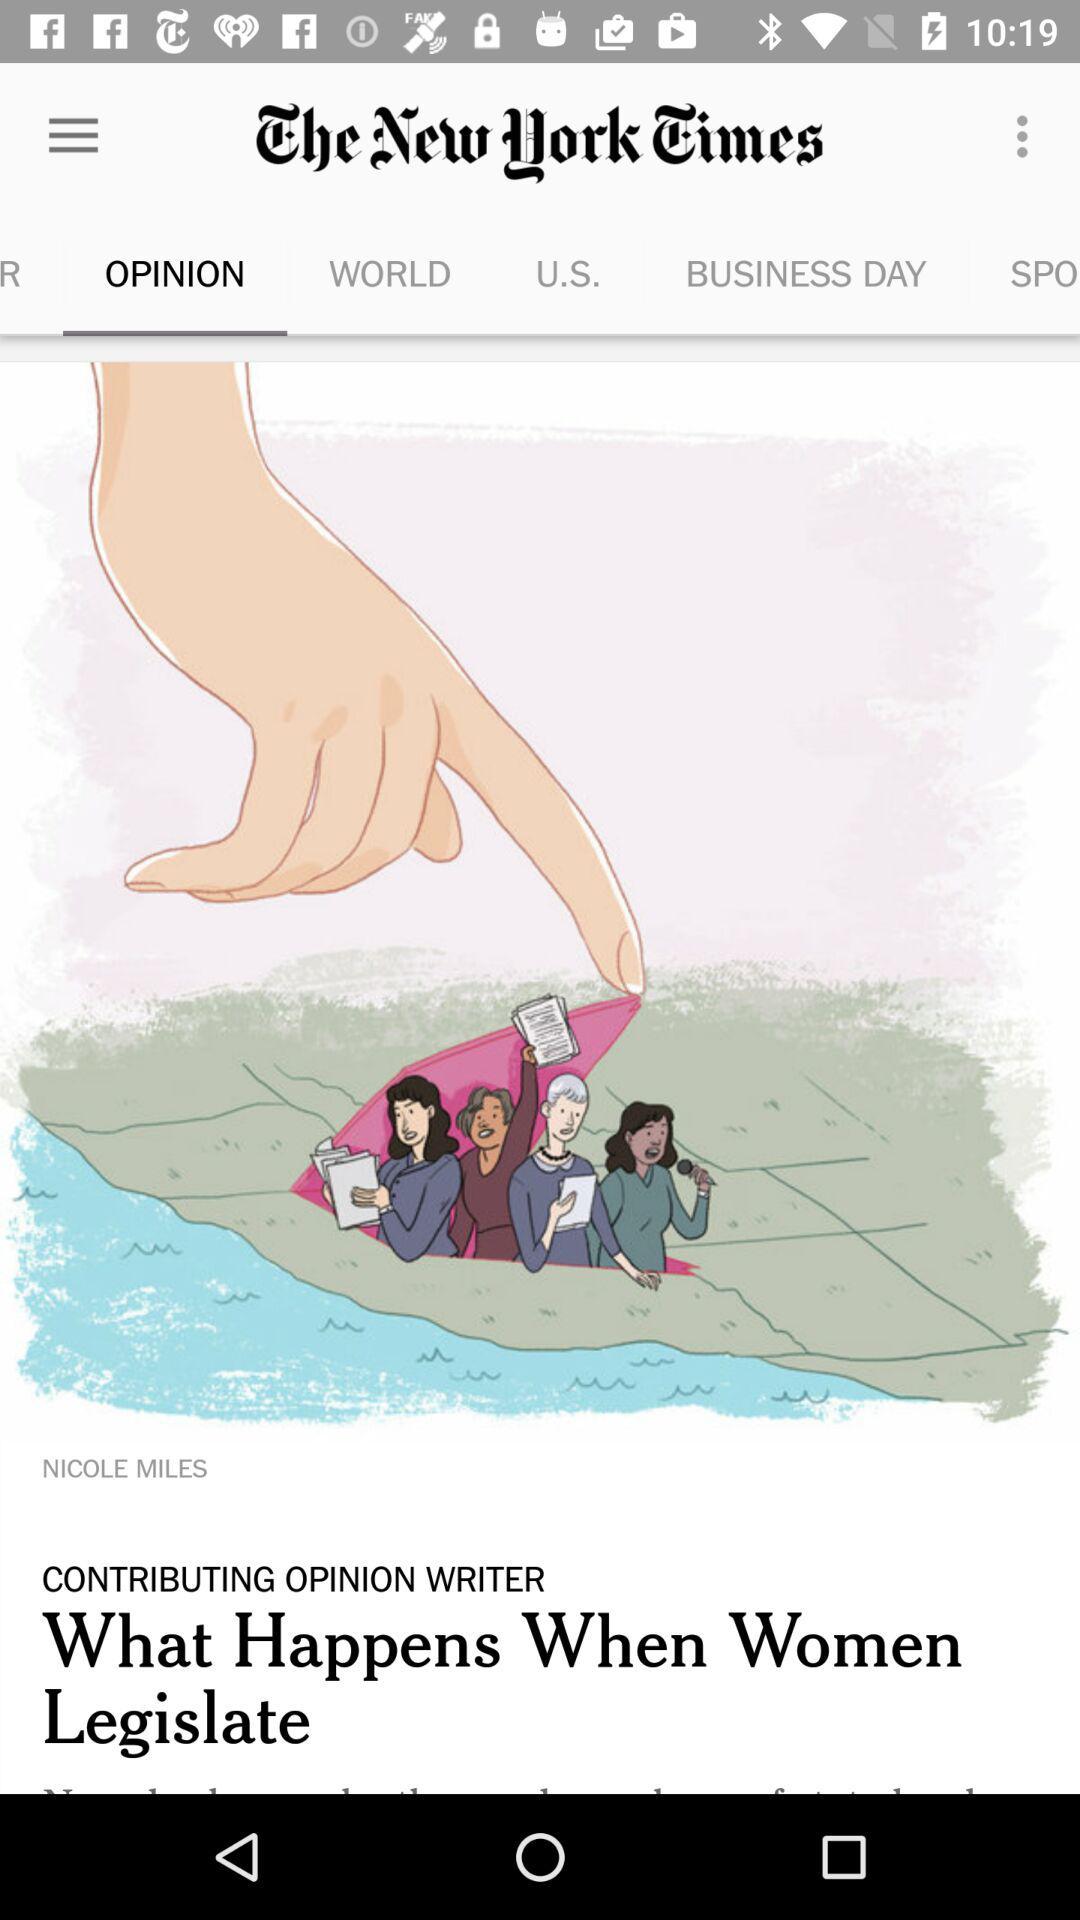  Describe the element at coordinates (390, 272) in the screenshot. I see `the item next to u.s. item` at that location.